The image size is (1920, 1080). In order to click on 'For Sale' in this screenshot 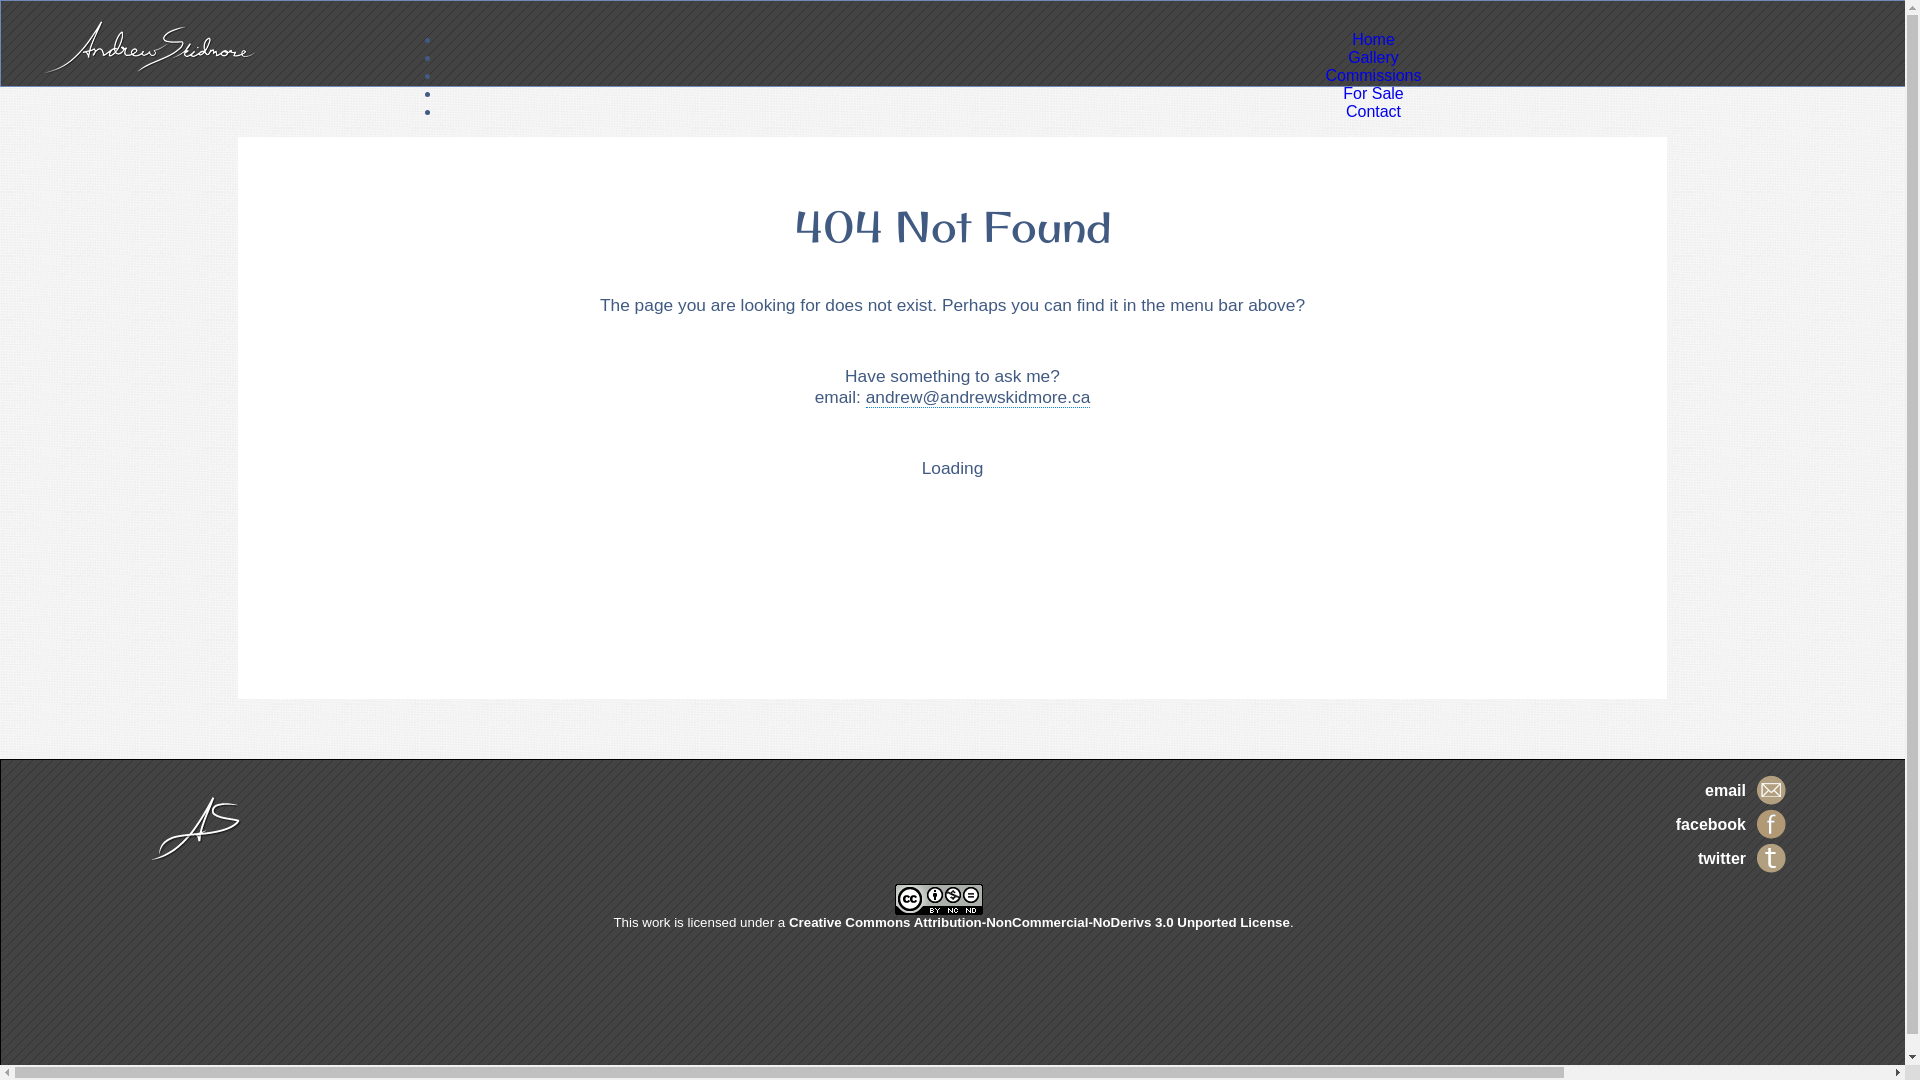, I will do `click(1371, 93)`.